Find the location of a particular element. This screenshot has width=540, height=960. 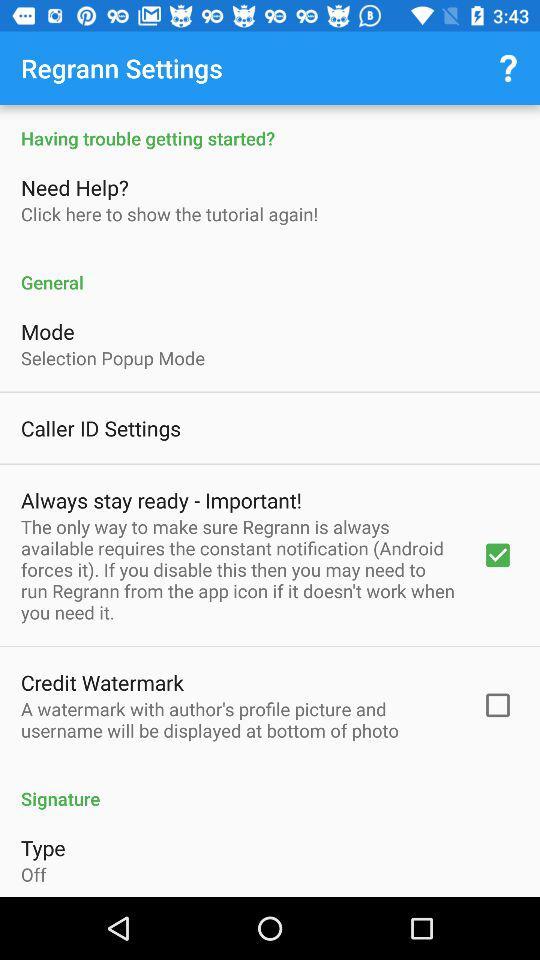

item above caller id settings is located at coordinates (113, 358).